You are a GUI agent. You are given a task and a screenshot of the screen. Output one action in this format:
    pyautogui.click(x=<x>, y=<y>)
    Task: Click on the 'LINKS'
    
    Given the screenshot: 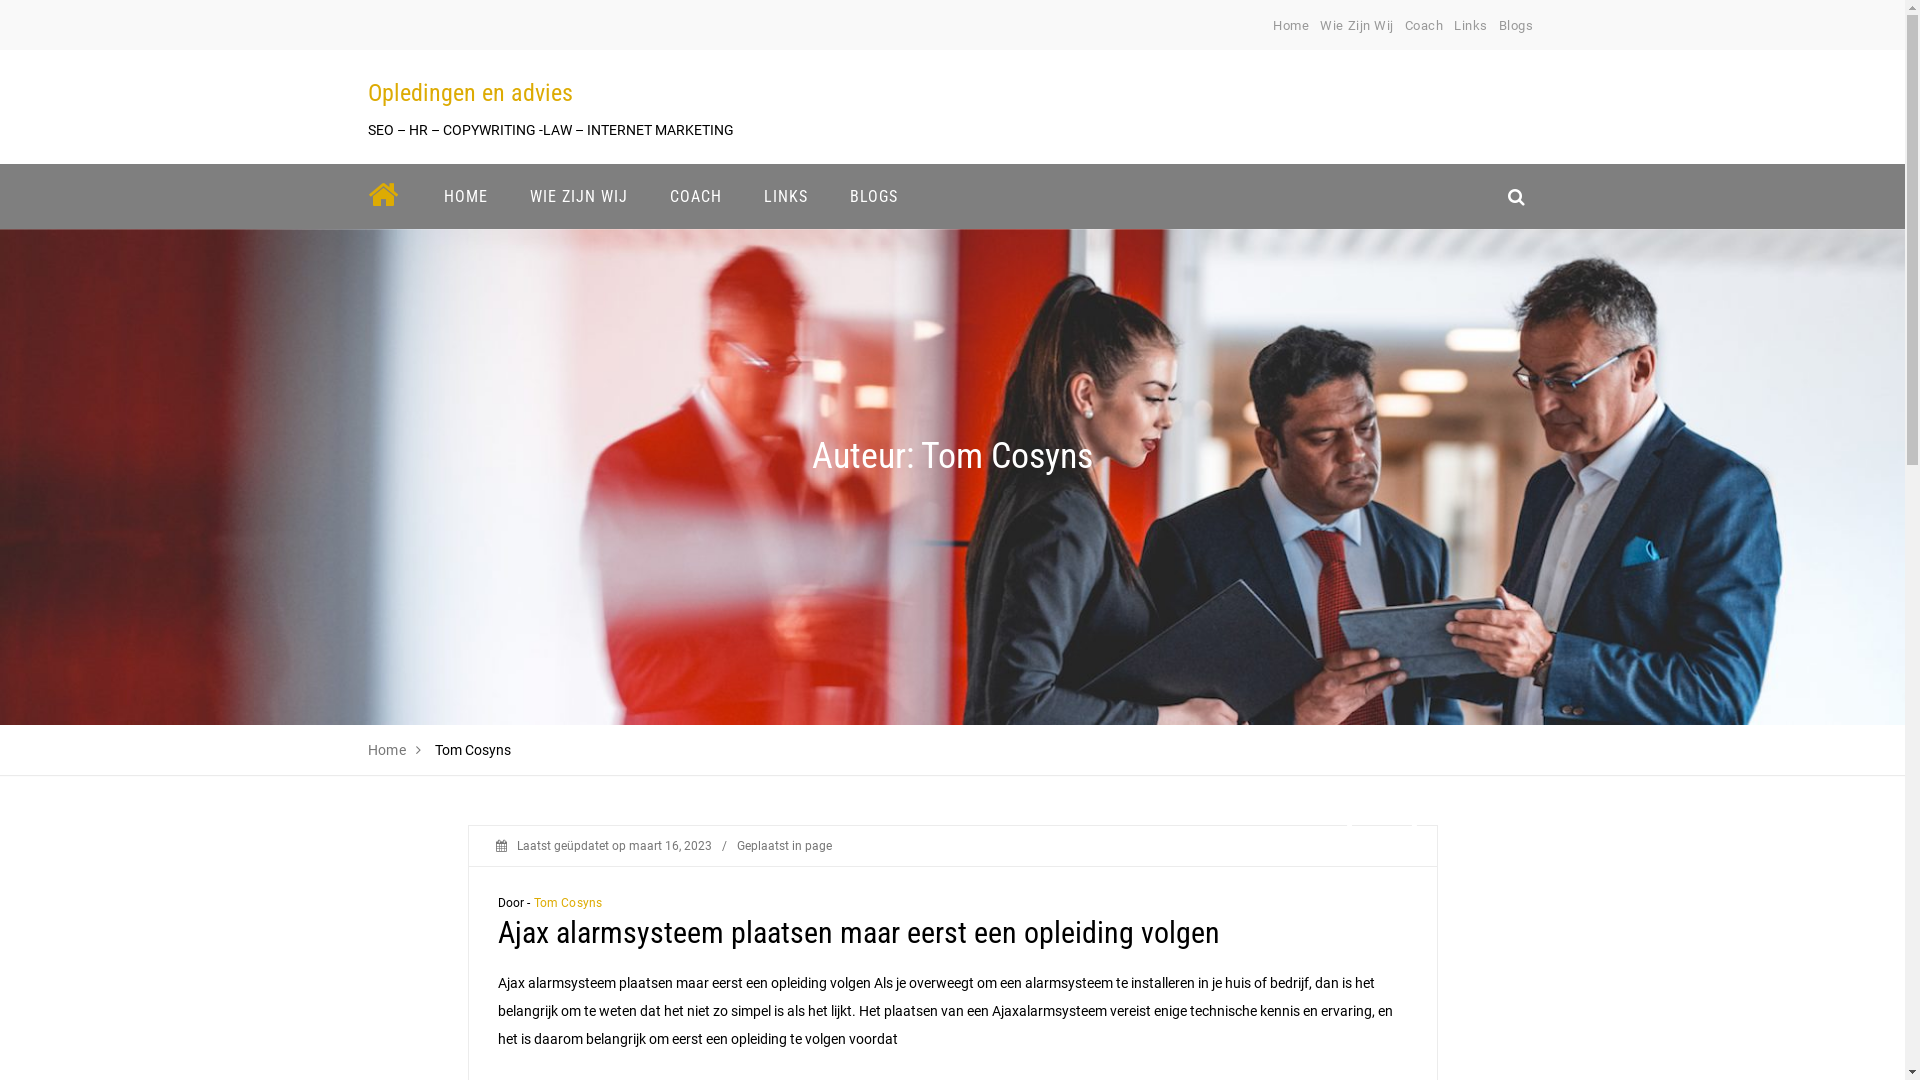 What is the action you would take?
    pyautogui.click(x=784, y=196)
    